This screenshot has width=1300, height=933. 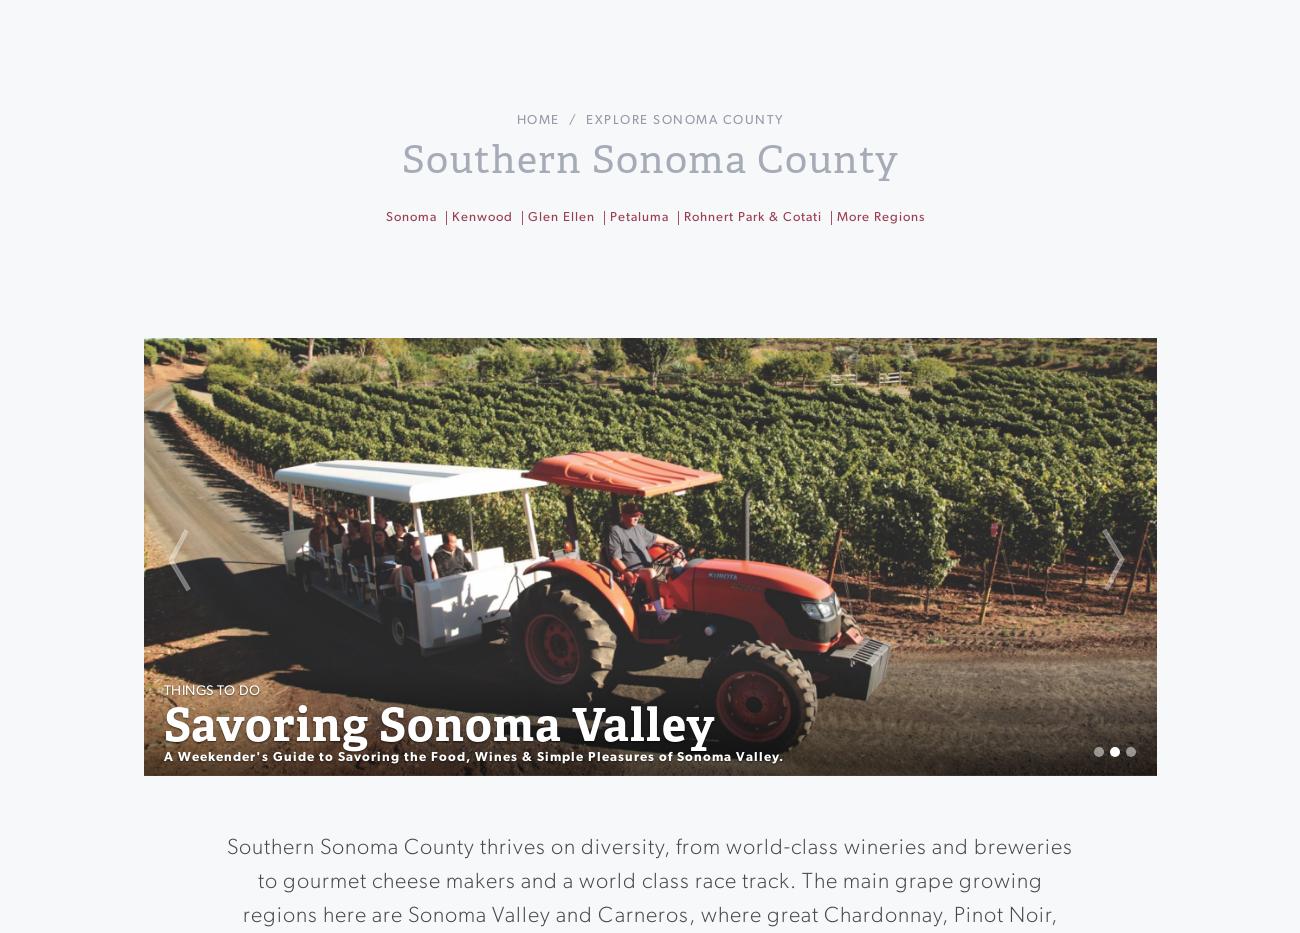 What do you see at coordinates (1041, 285) in the screenshot?
I see `'Breweries & Distilleries'` at bounding box center [1041, 285].